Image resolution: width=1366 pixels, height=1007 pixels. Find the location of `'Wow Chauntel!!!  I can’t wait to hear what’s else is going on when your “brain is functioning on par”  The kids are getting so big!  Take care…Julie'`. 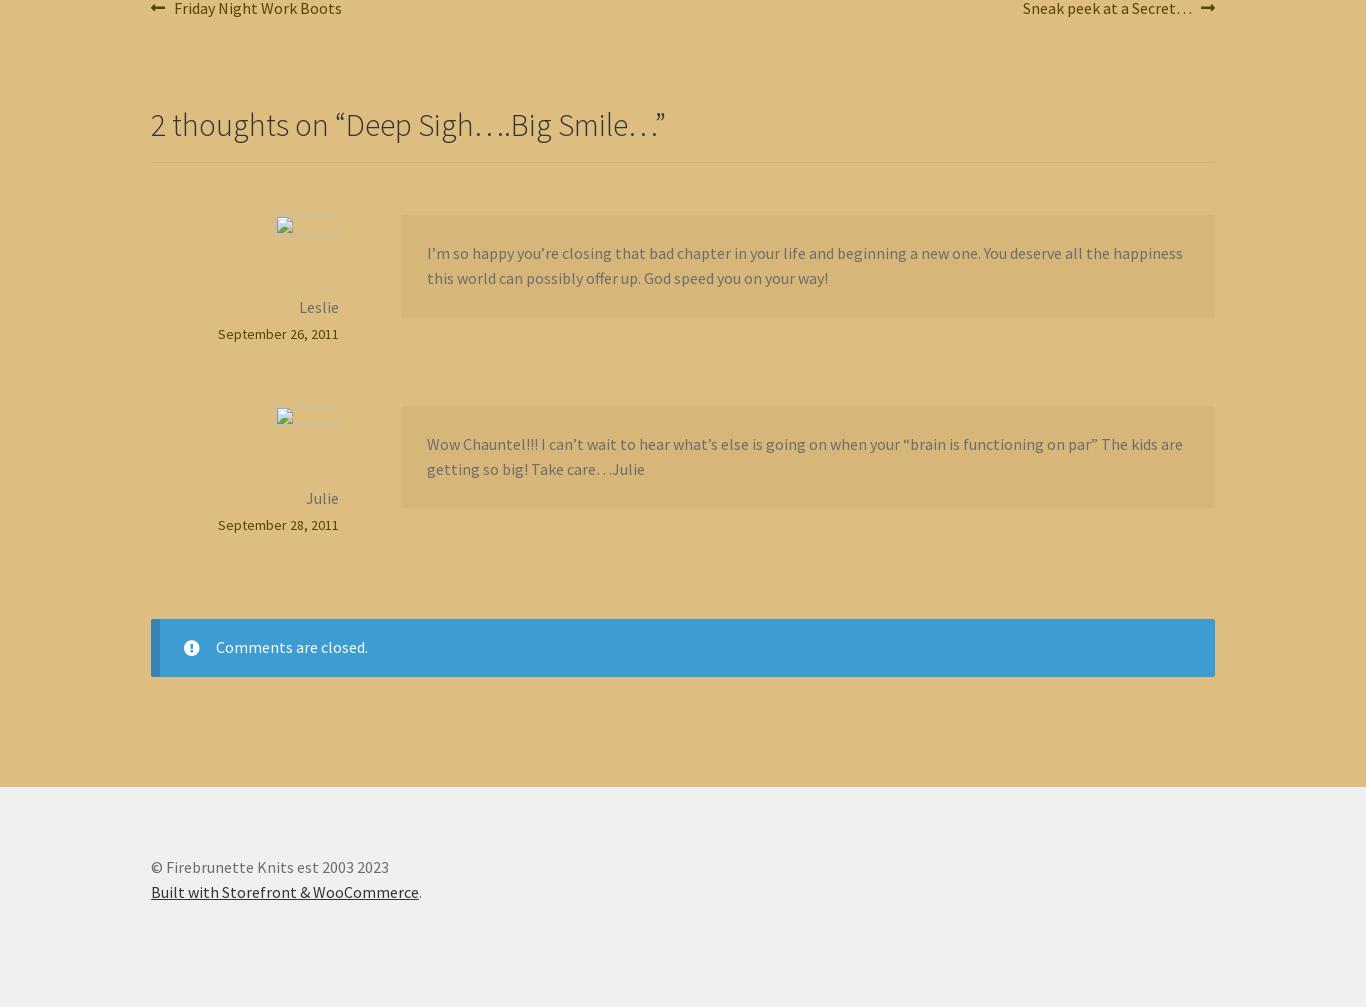

'Wow Chauntel!!!  I can’t wait to hear what’s else is going on when your “brain is functioning on par”  The kids are getting so big!  Take care…Julie' is located at coordinates (803, 455).